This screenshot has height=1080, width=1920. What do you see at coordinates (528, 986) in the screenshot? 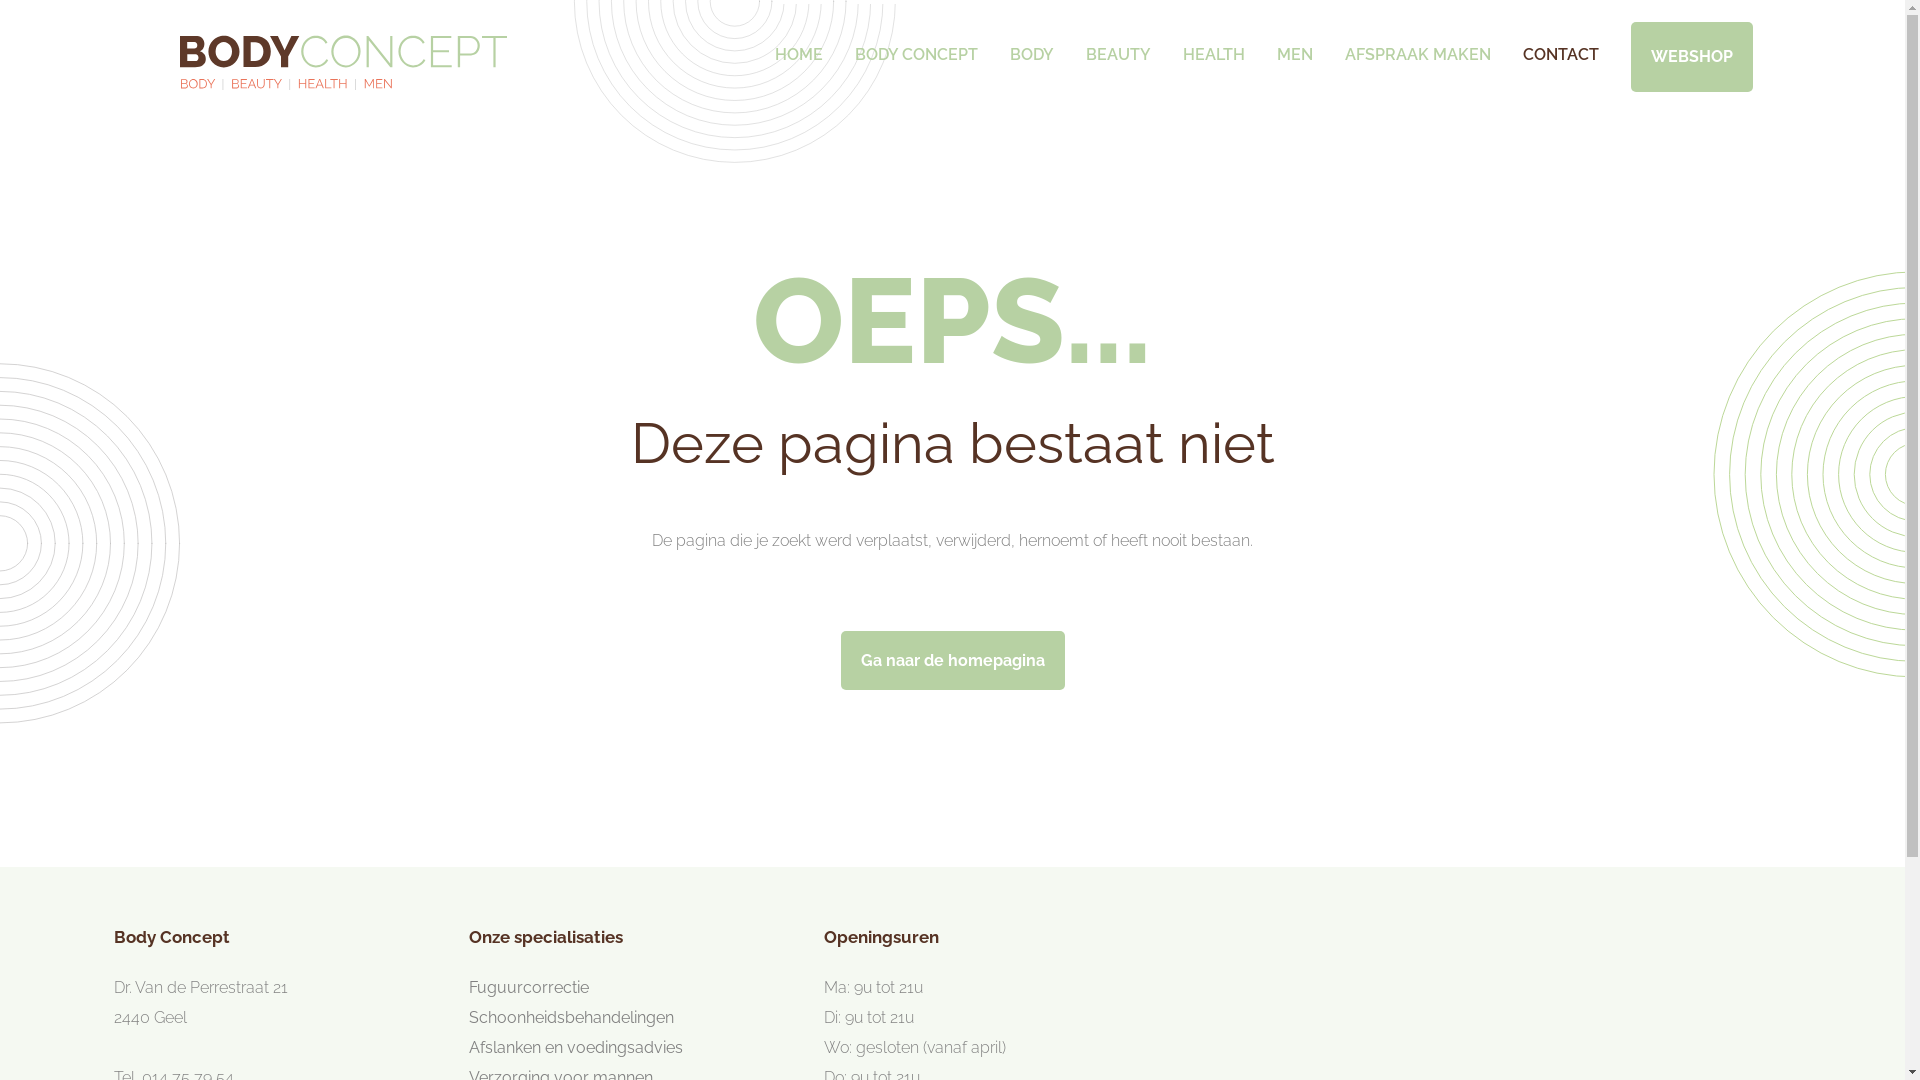
I see `'Fuguurcorrectie'` at bounding box center [528, 986].